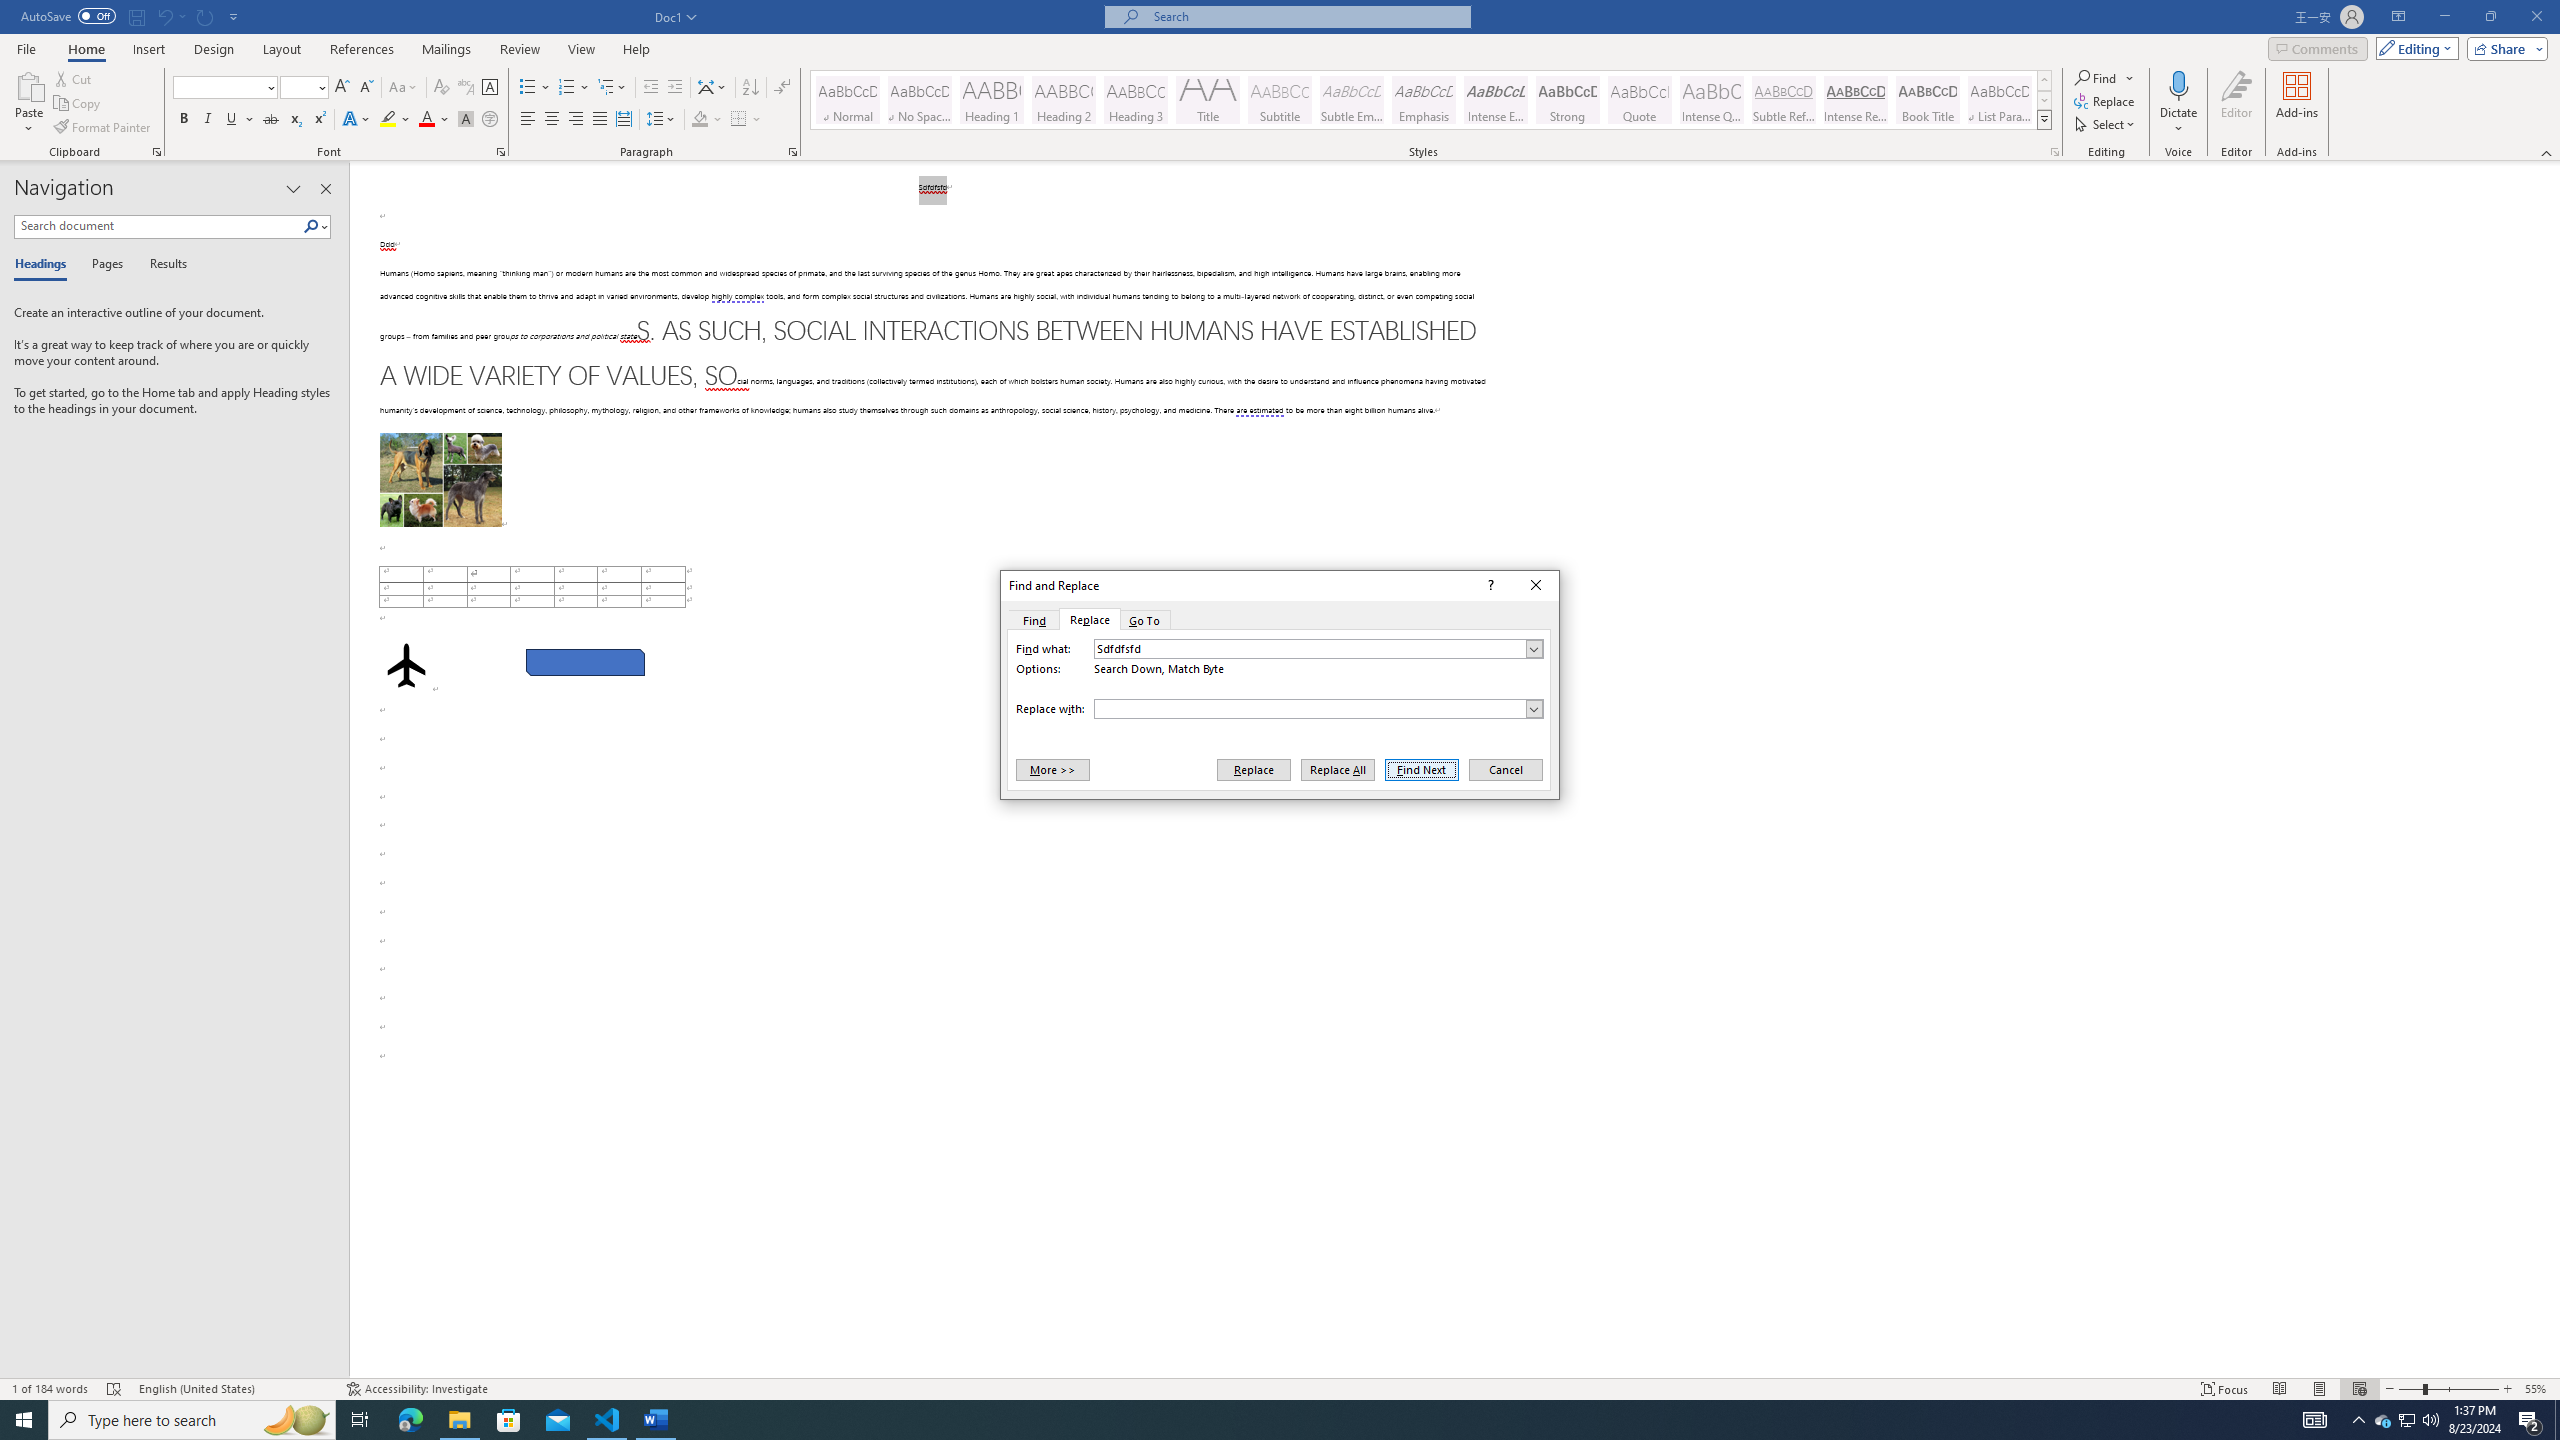 This screenshot has height=1440, width=2560. Describe the element at coordinates (623, 118) in the screenshot. I see `'Distributed'` at that location.